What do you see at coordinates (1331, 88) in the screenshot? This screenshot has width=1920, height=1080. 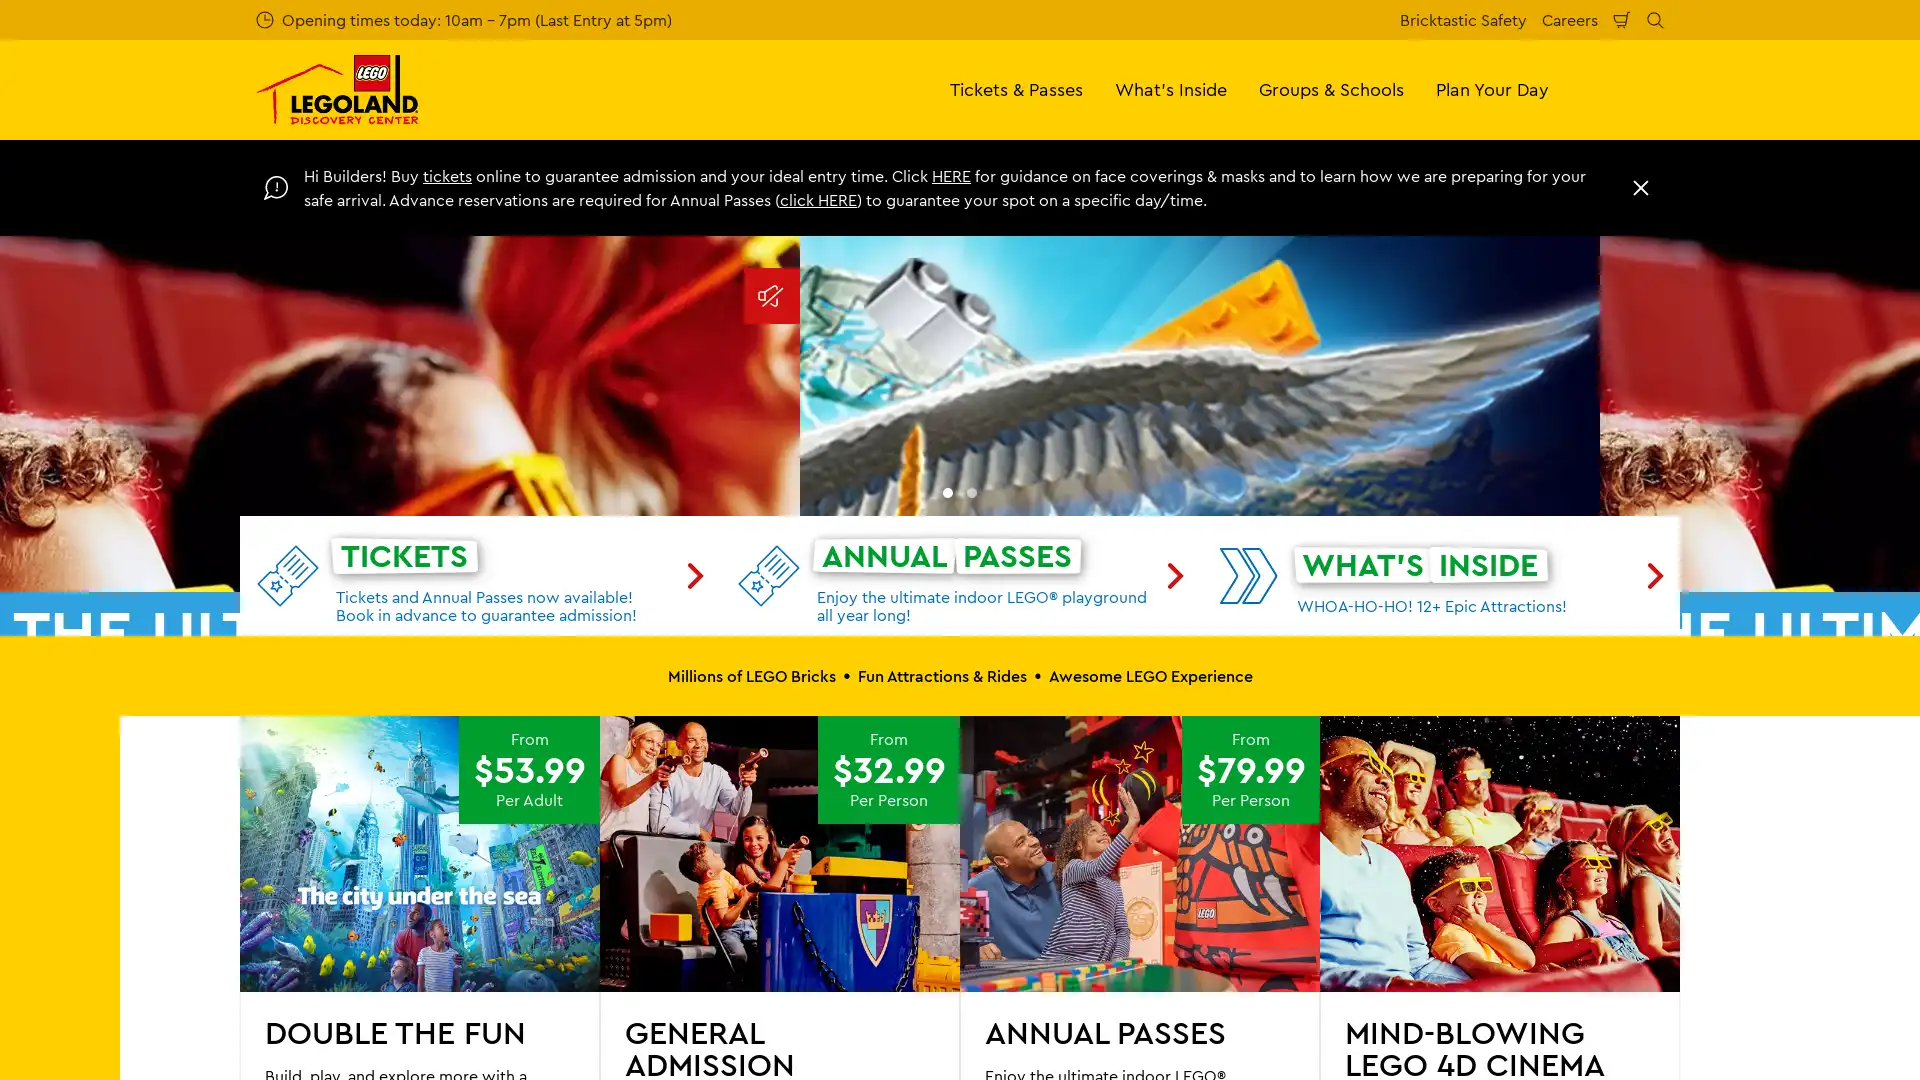 I see `Groups & Schools` at bounding box center [1331, 88].